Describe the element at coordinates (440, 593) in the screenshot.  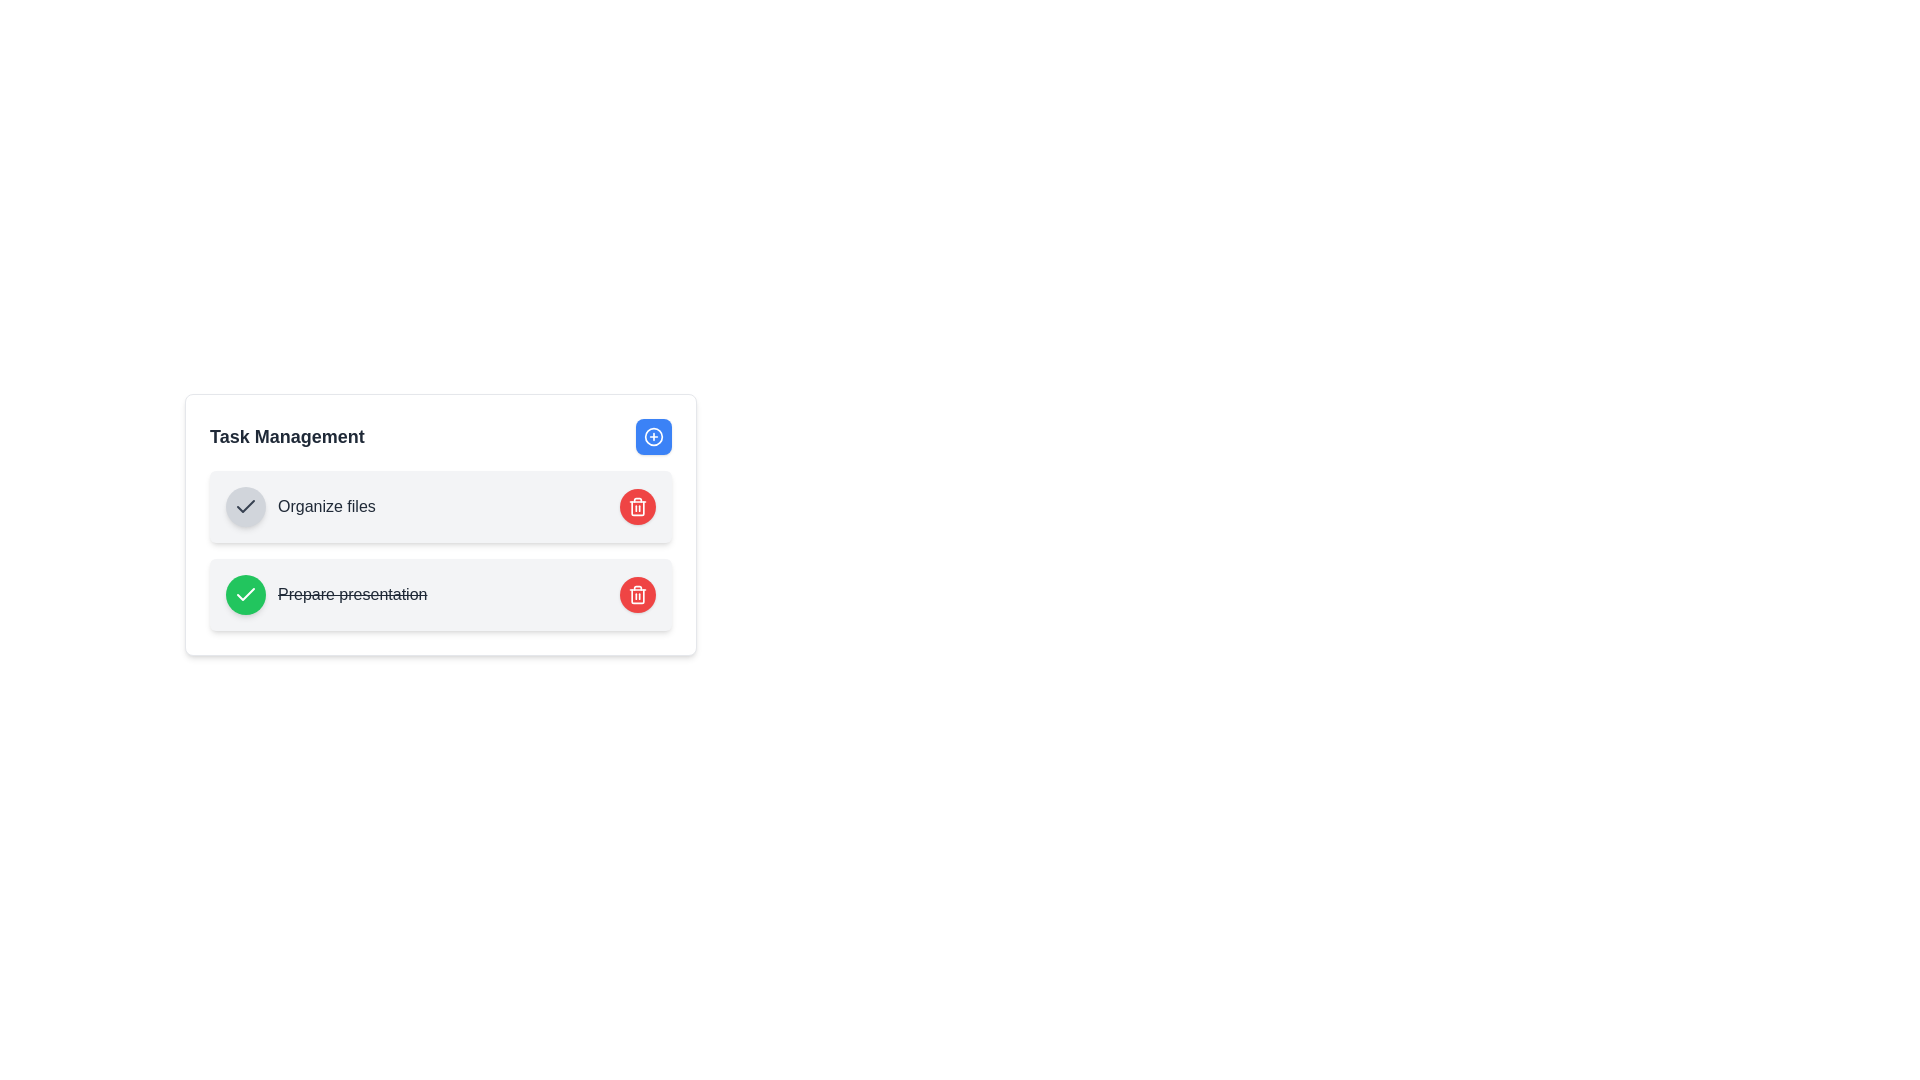
I see `the green checkmark button of the completed task in the second position of the Task Management list to uncheck the task` at that location.